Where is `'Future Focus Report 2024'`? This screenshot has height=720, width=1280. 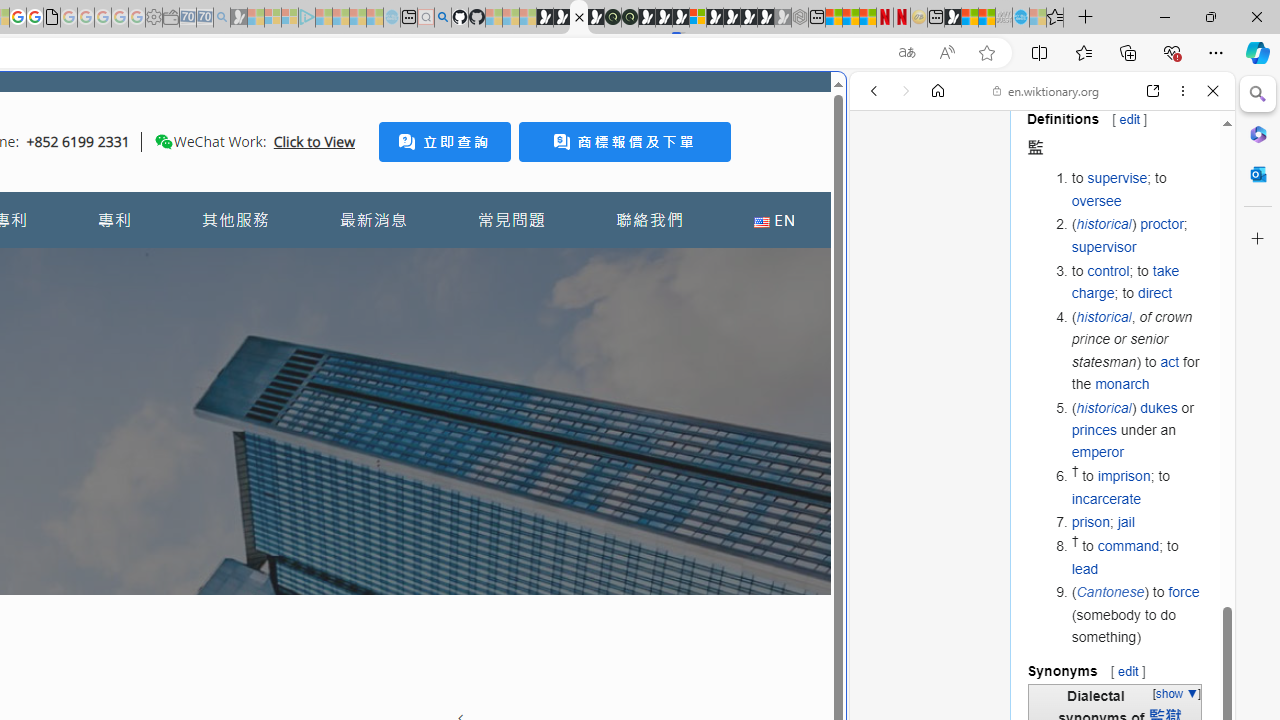 'Future Focus Report 2024' is located at coordinates (628, 17).